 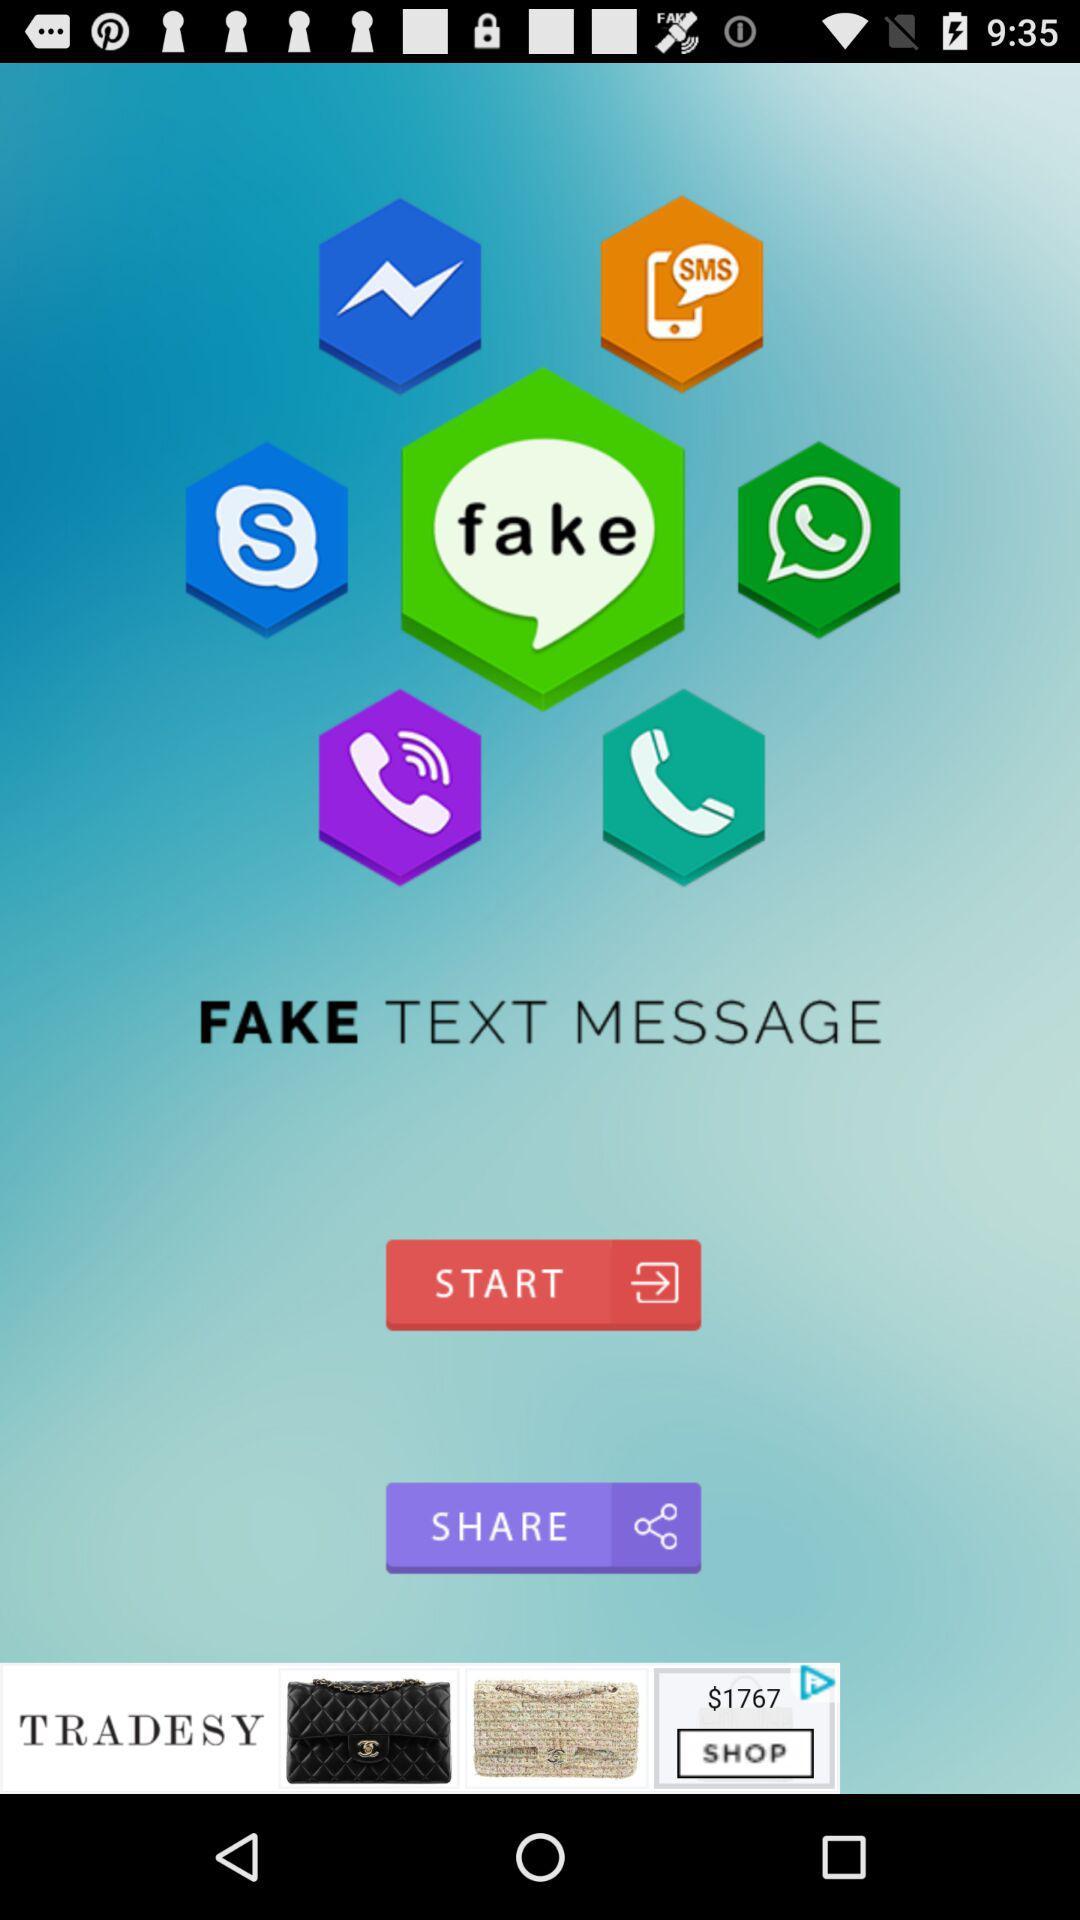 I want to click on the advertisement, so click(x=419, y=1727).